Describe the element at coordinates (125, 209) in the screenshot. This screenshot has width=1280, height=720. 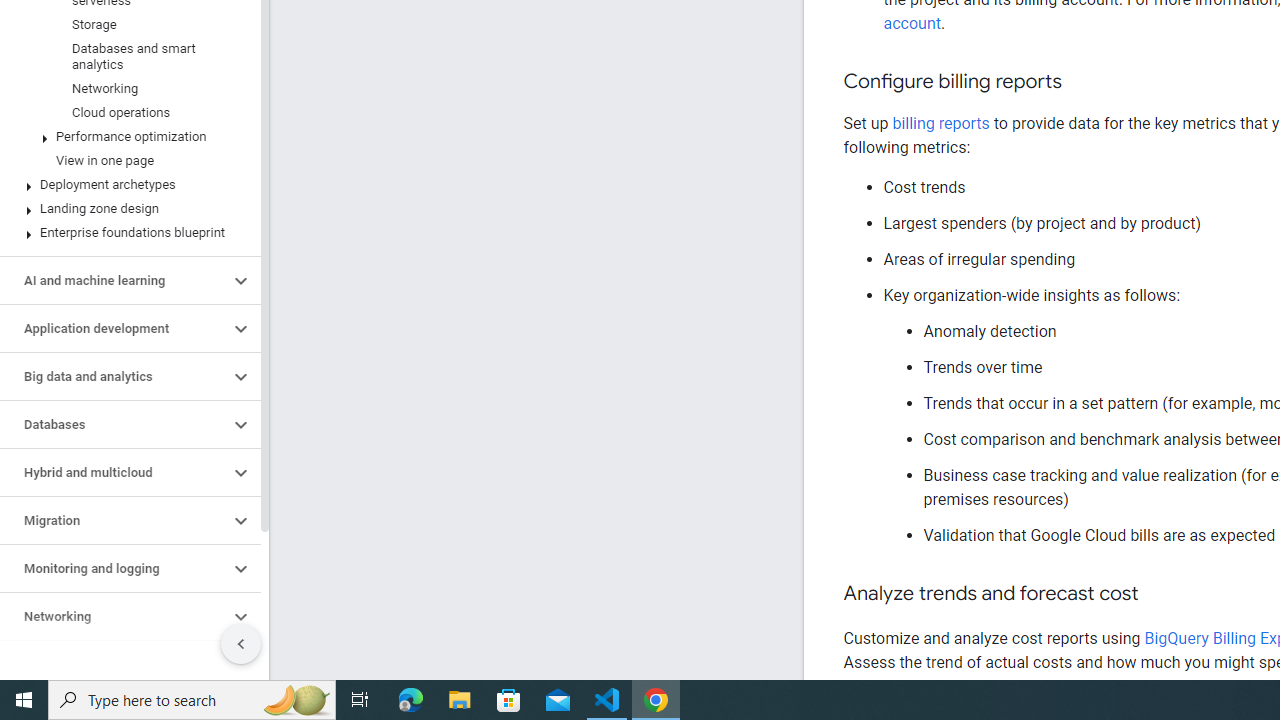
I see `'Landing zone design'` at that location.